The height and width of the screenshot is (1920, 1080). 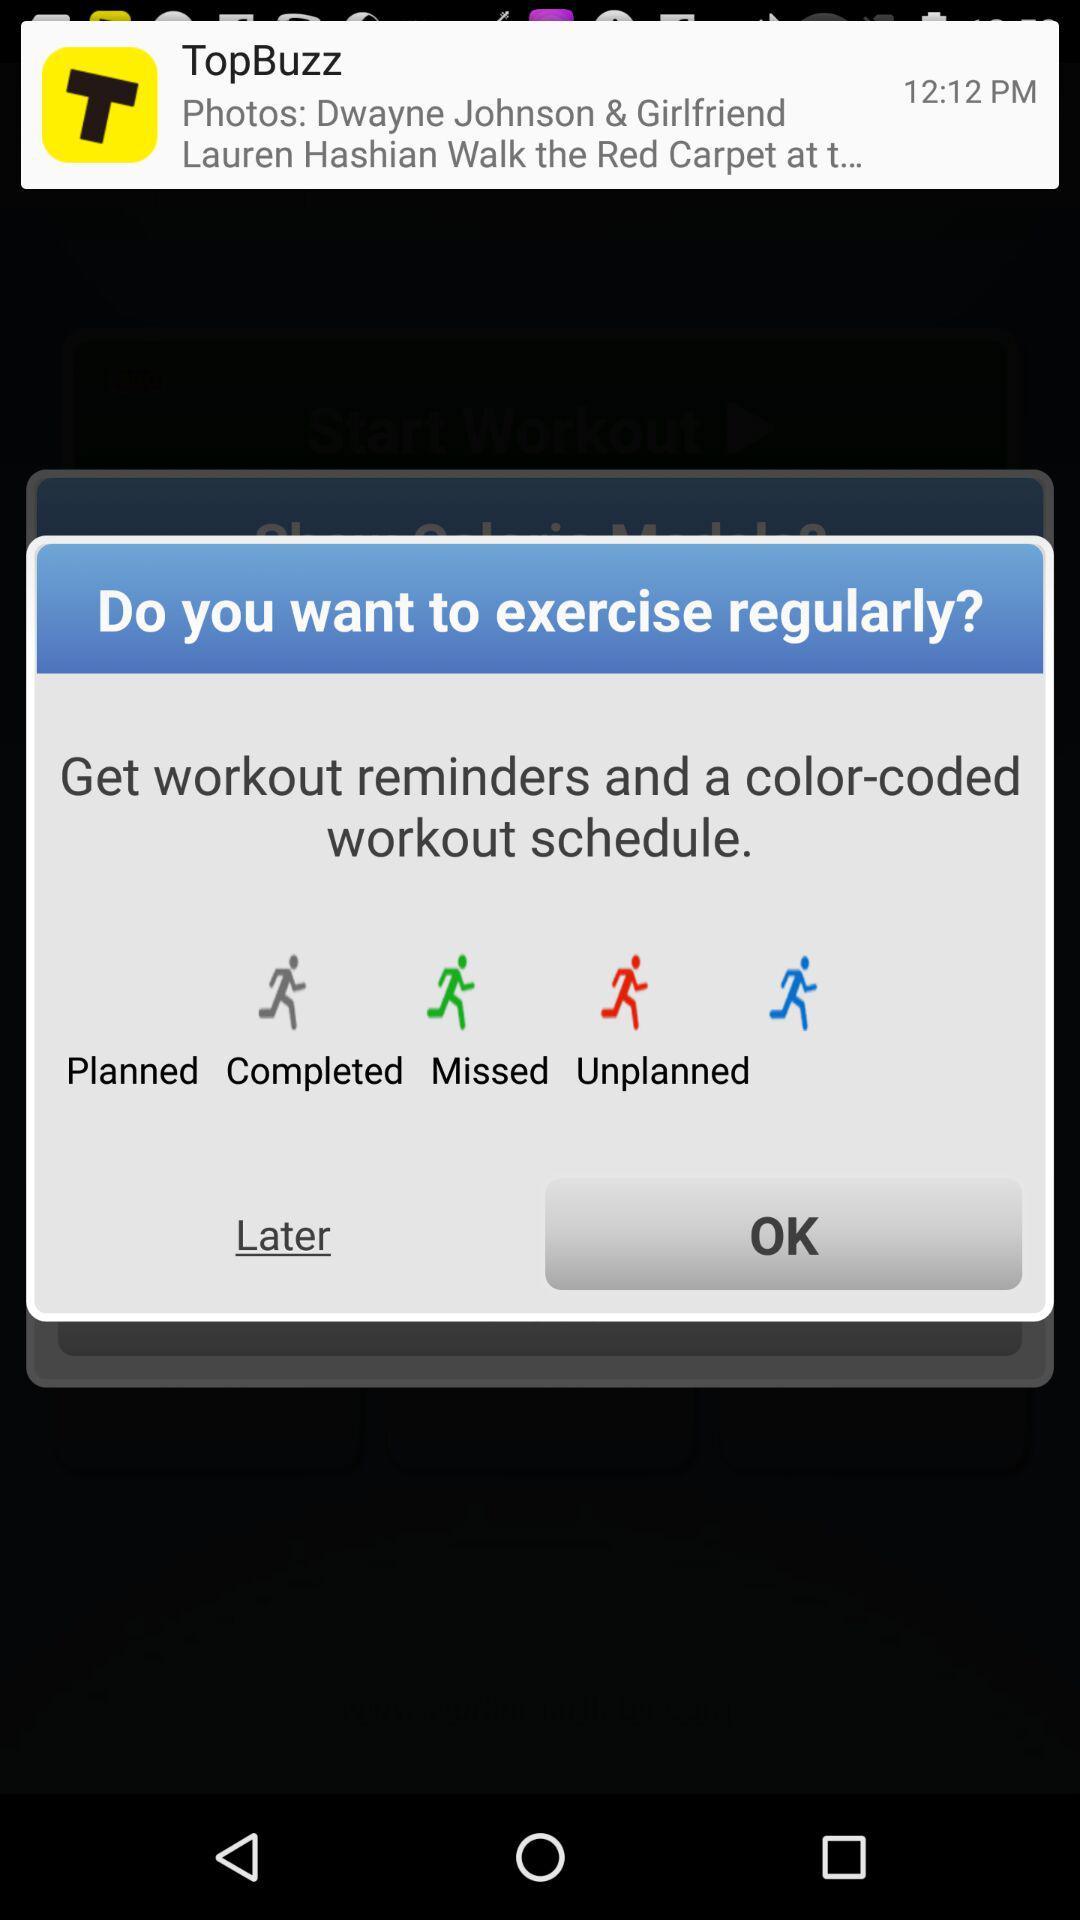 What do you see at coordinates (782, 1233) in the screenshot?
I see `the app to the right of later` at bounding box center [782, 1233].